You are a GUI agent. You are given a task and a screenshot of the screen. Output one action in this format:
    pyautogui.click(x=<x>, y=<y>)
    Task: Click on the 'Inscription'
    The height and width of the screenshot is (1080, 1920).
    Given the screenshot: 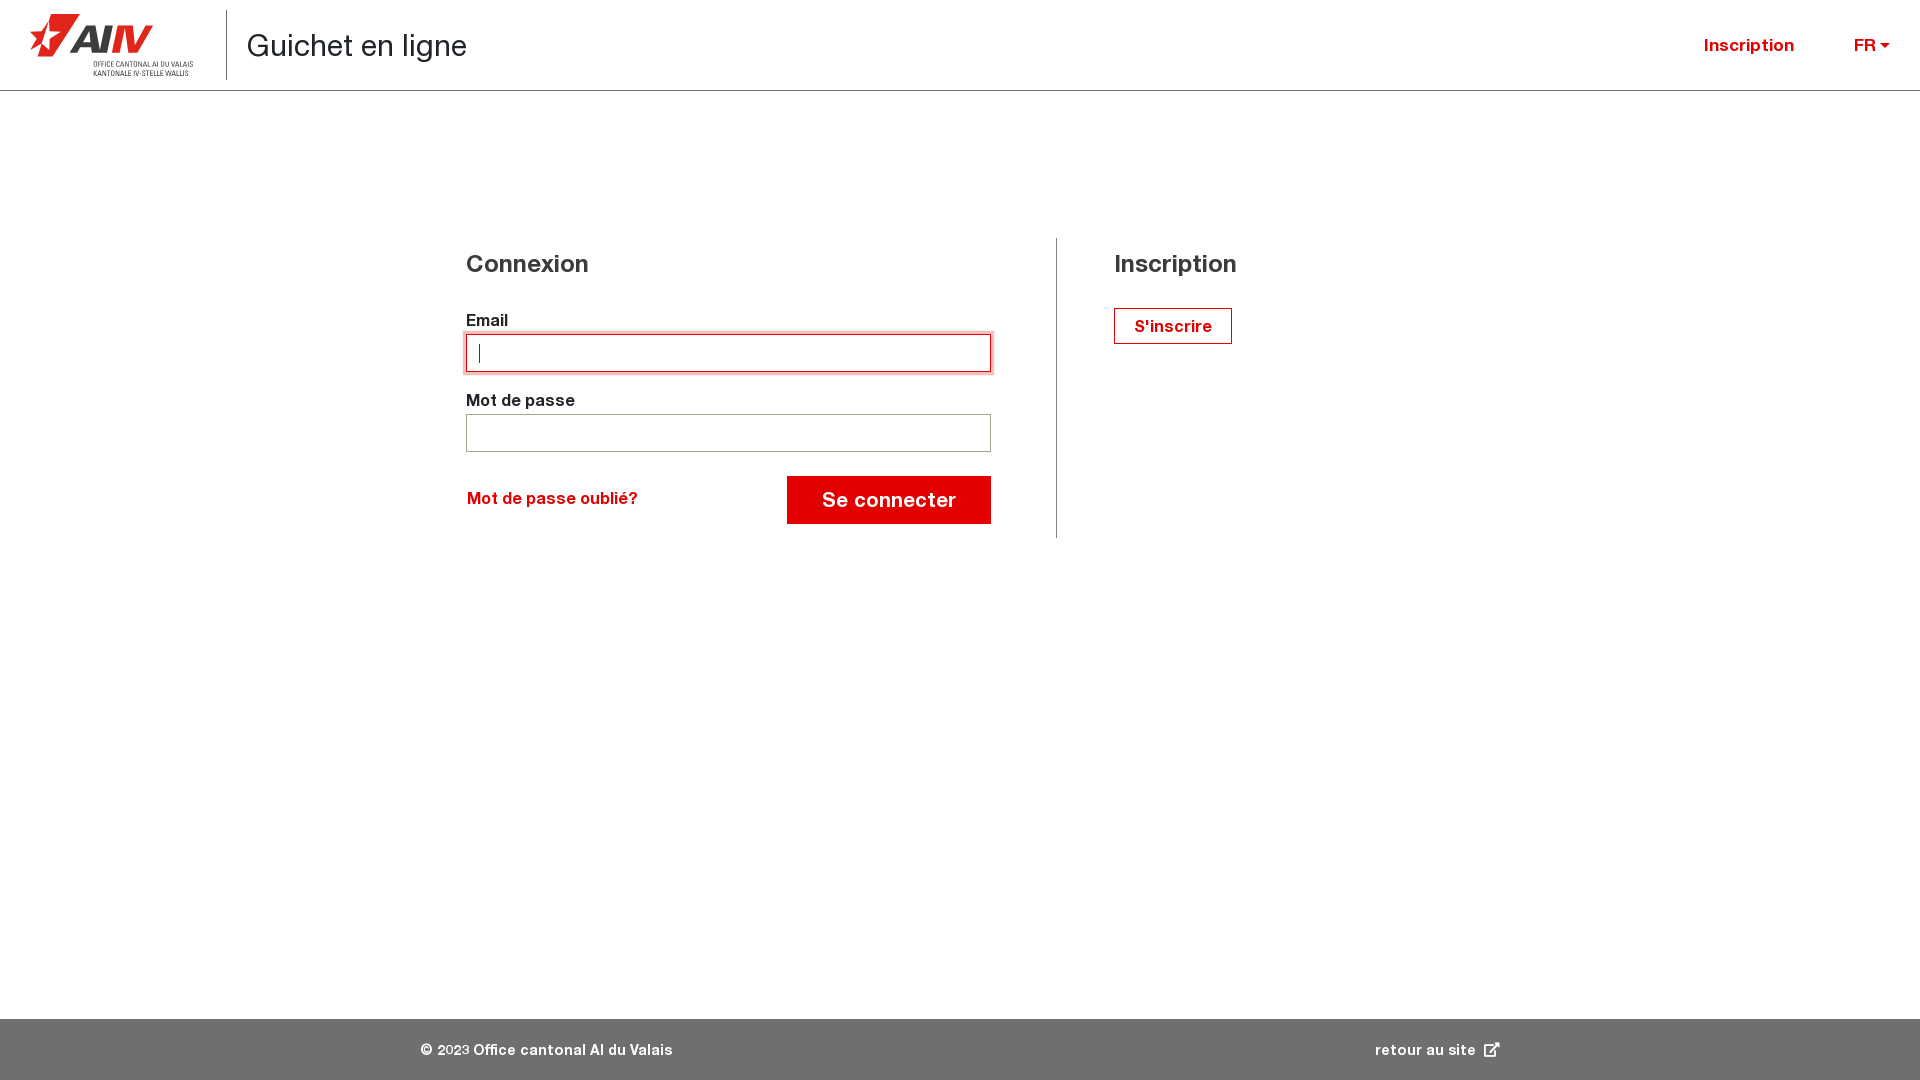 What is the action you would take?
    pyautogui.click(x=1747, y=45)
    